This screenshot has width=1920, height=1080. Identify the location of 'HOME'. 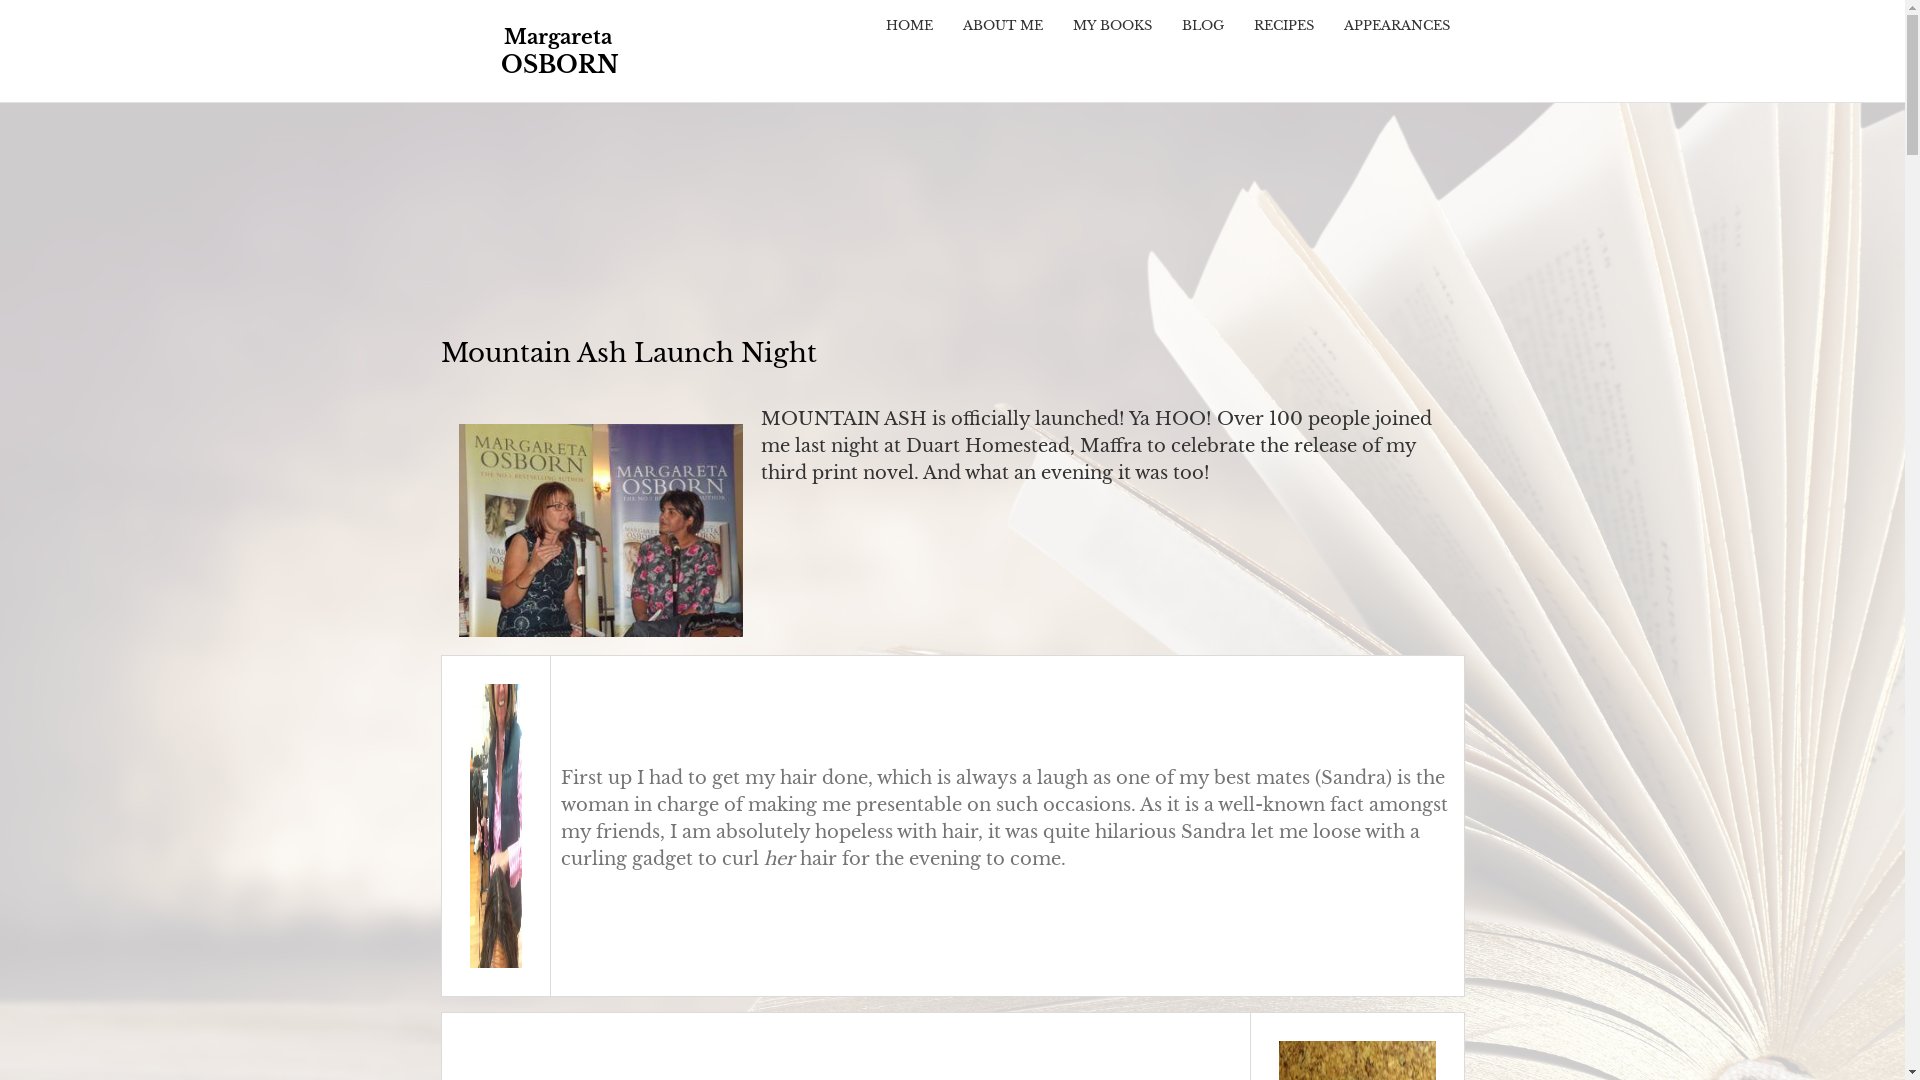
(907, 25).